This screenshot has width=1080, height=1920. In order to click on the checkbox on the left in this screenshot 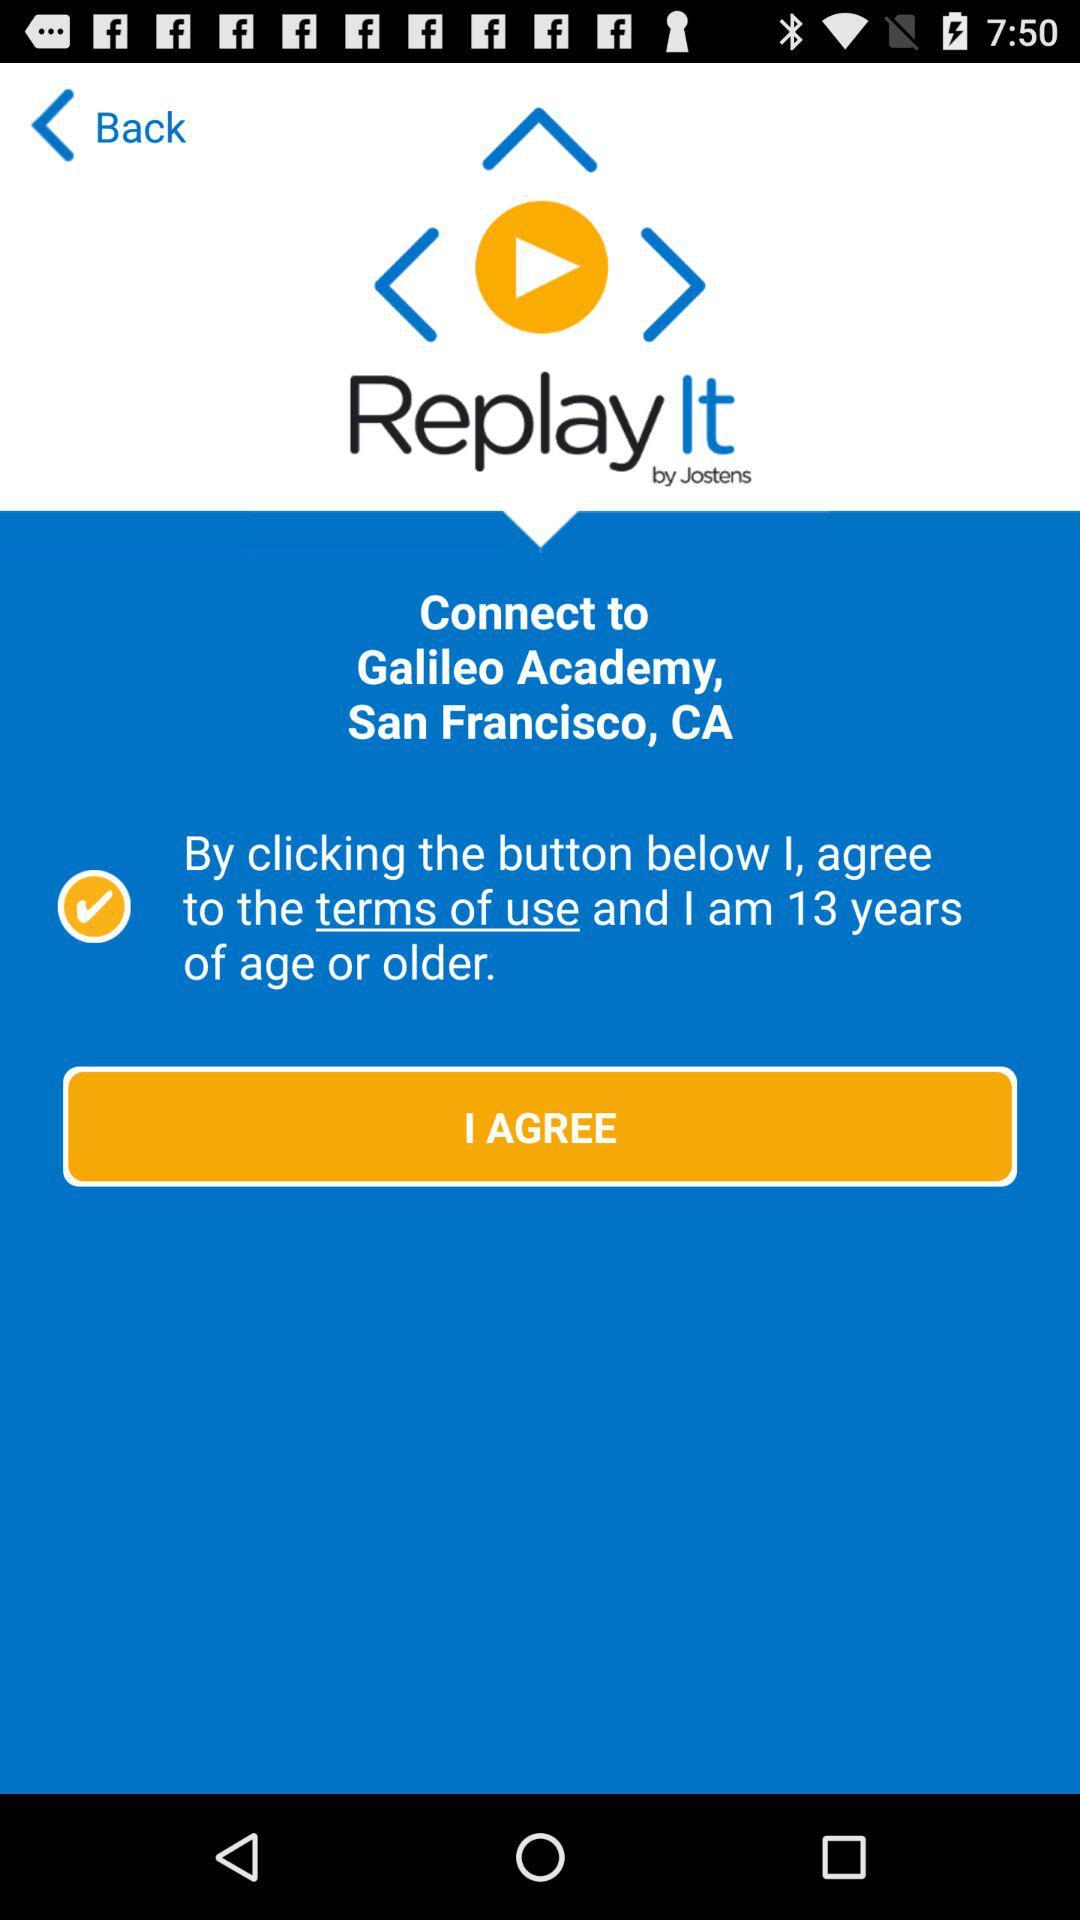, I will do `click(94, 905)`.